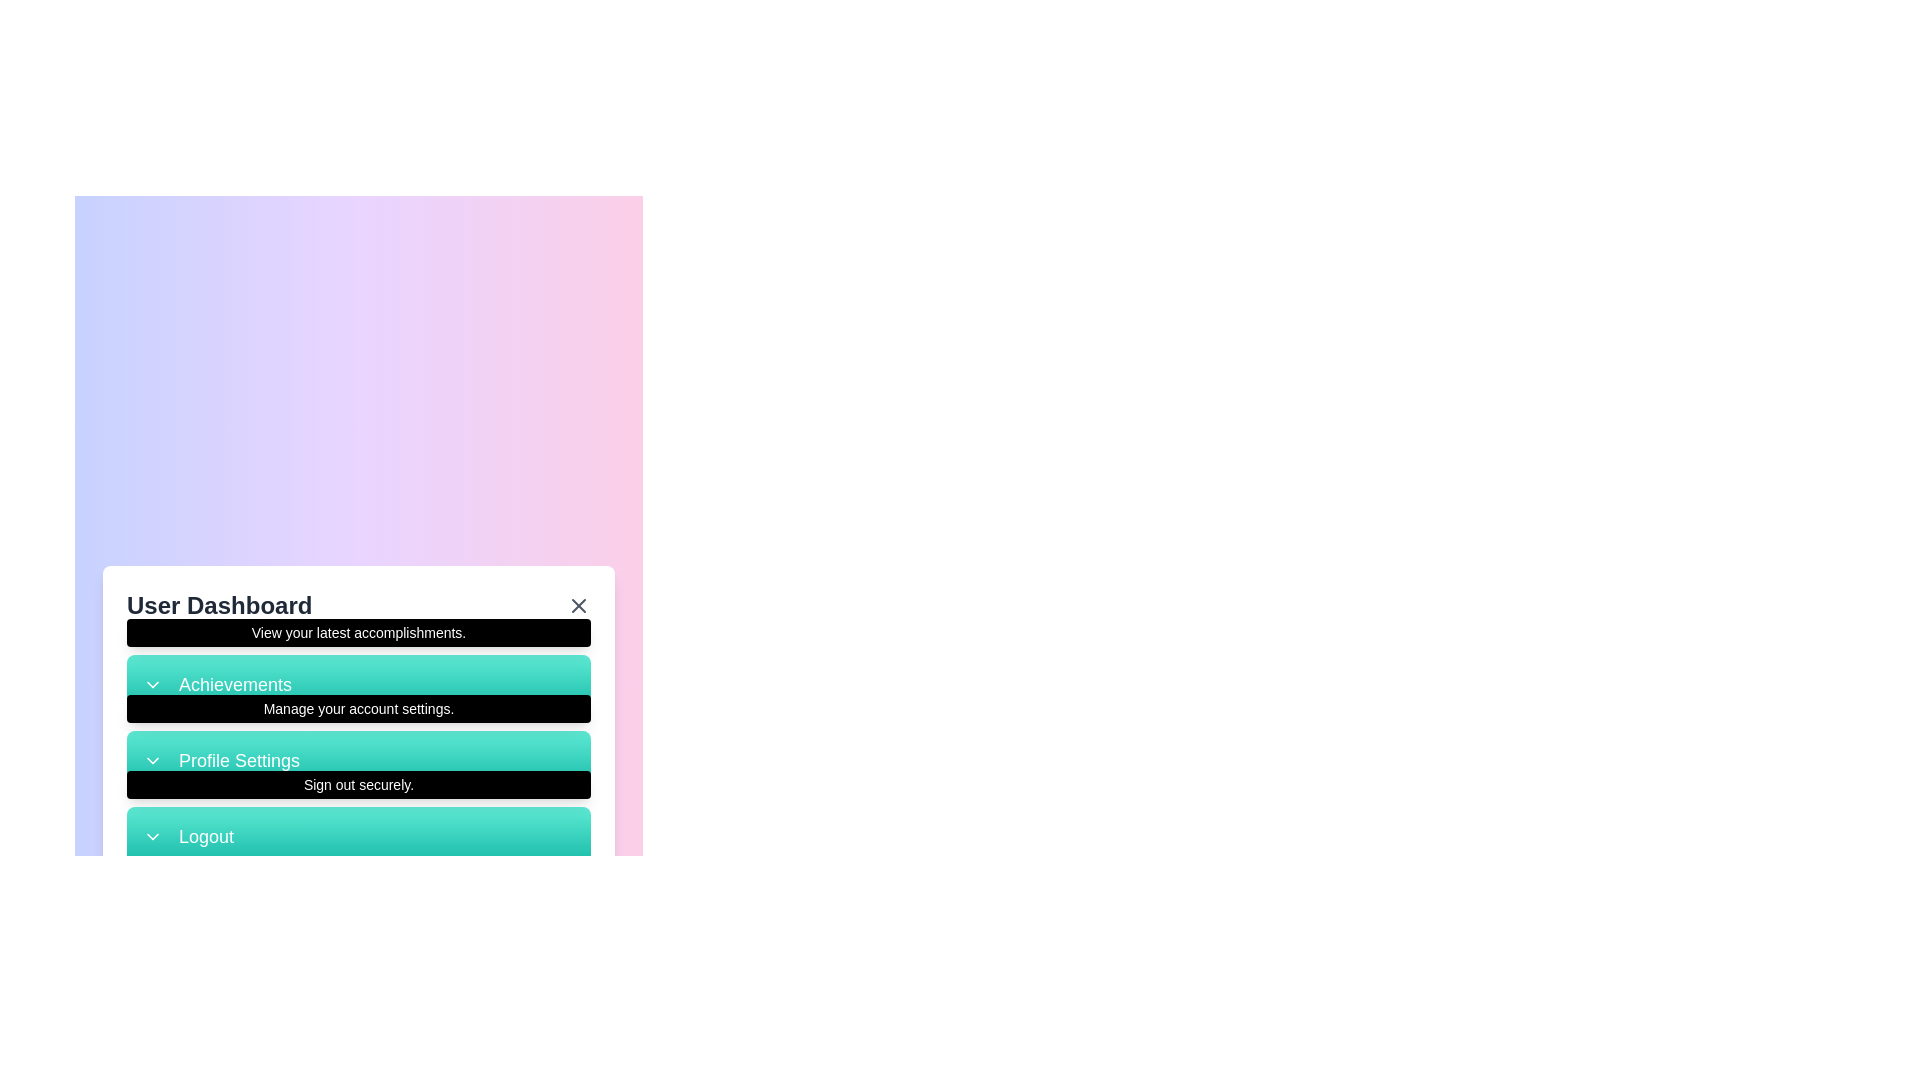 The height and width of the screenshot is (1080, 1920). I want to click on the small 'X' icon with a dark gray stroke located in the top right corner of the User Dashboard, so click(578, 604).